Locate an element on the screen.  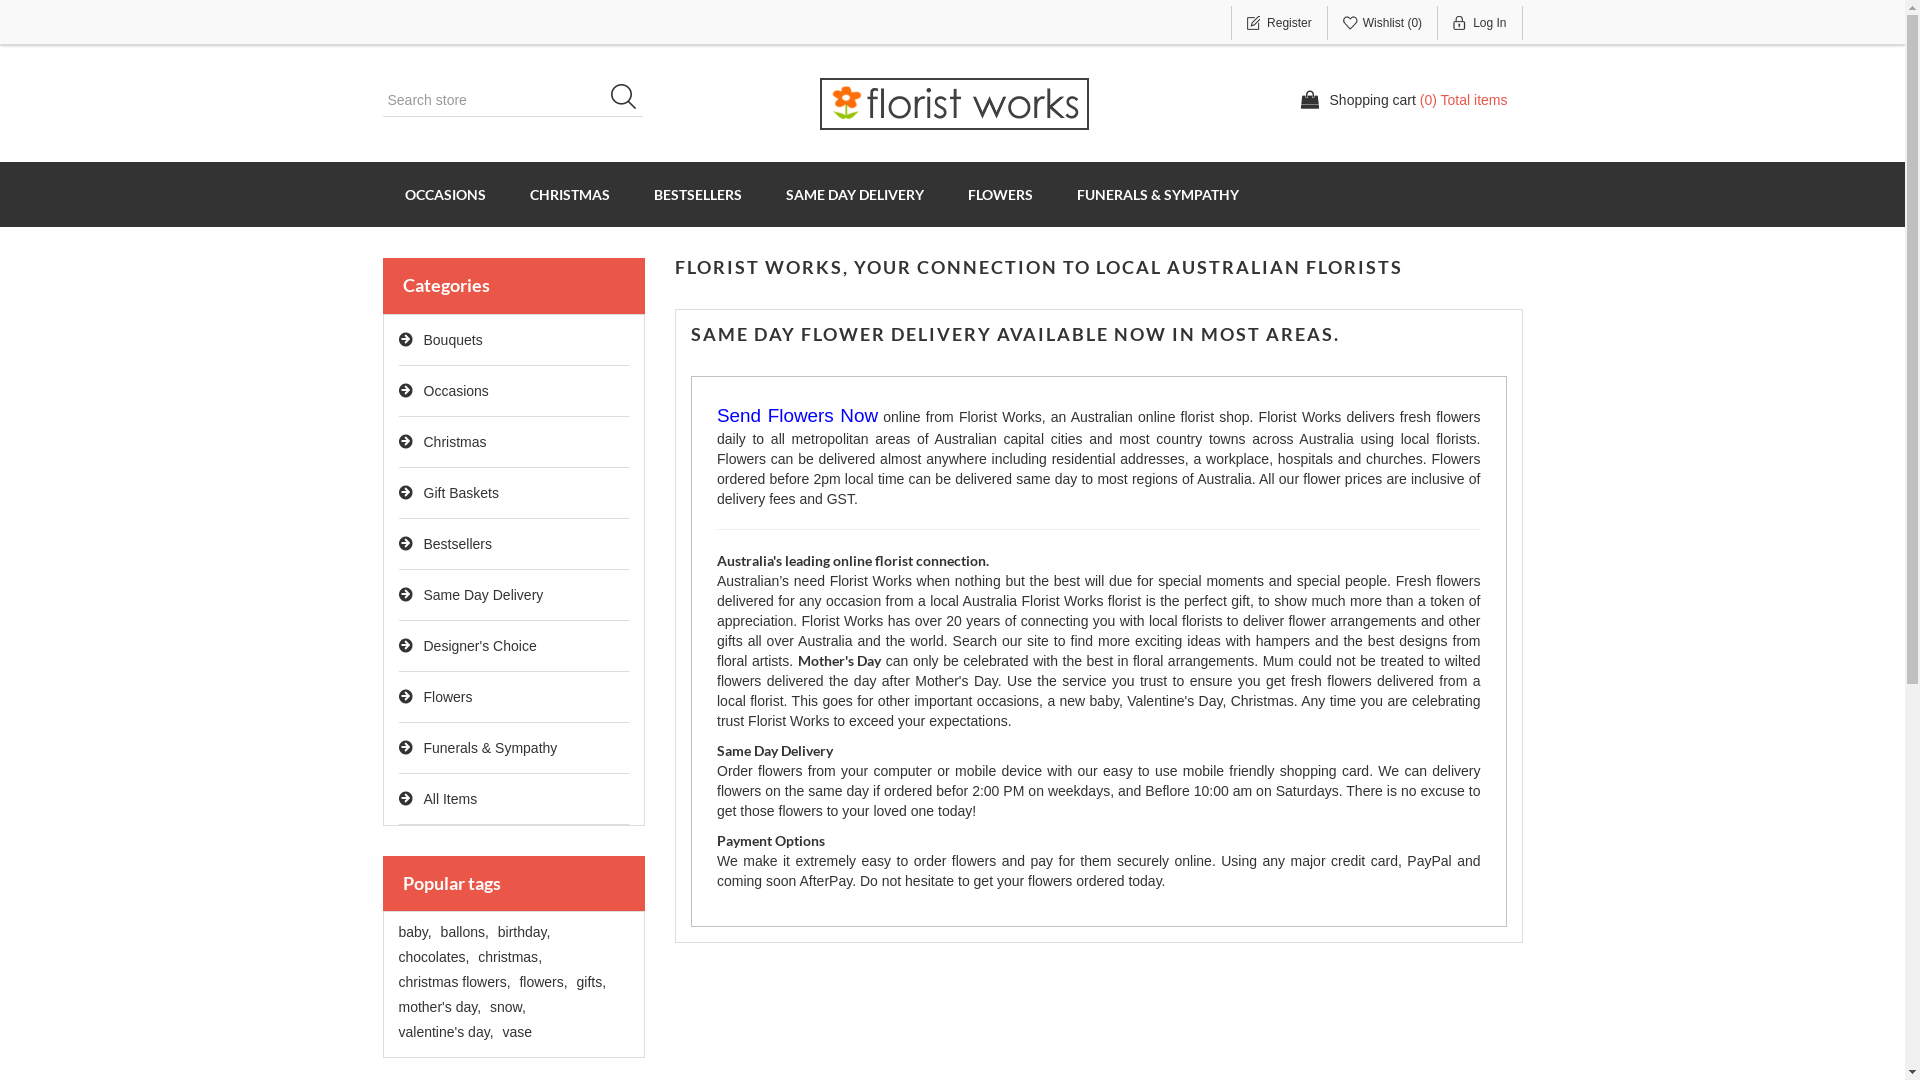
'Funerals & Sympathy' is located at coordinates (513, 748).